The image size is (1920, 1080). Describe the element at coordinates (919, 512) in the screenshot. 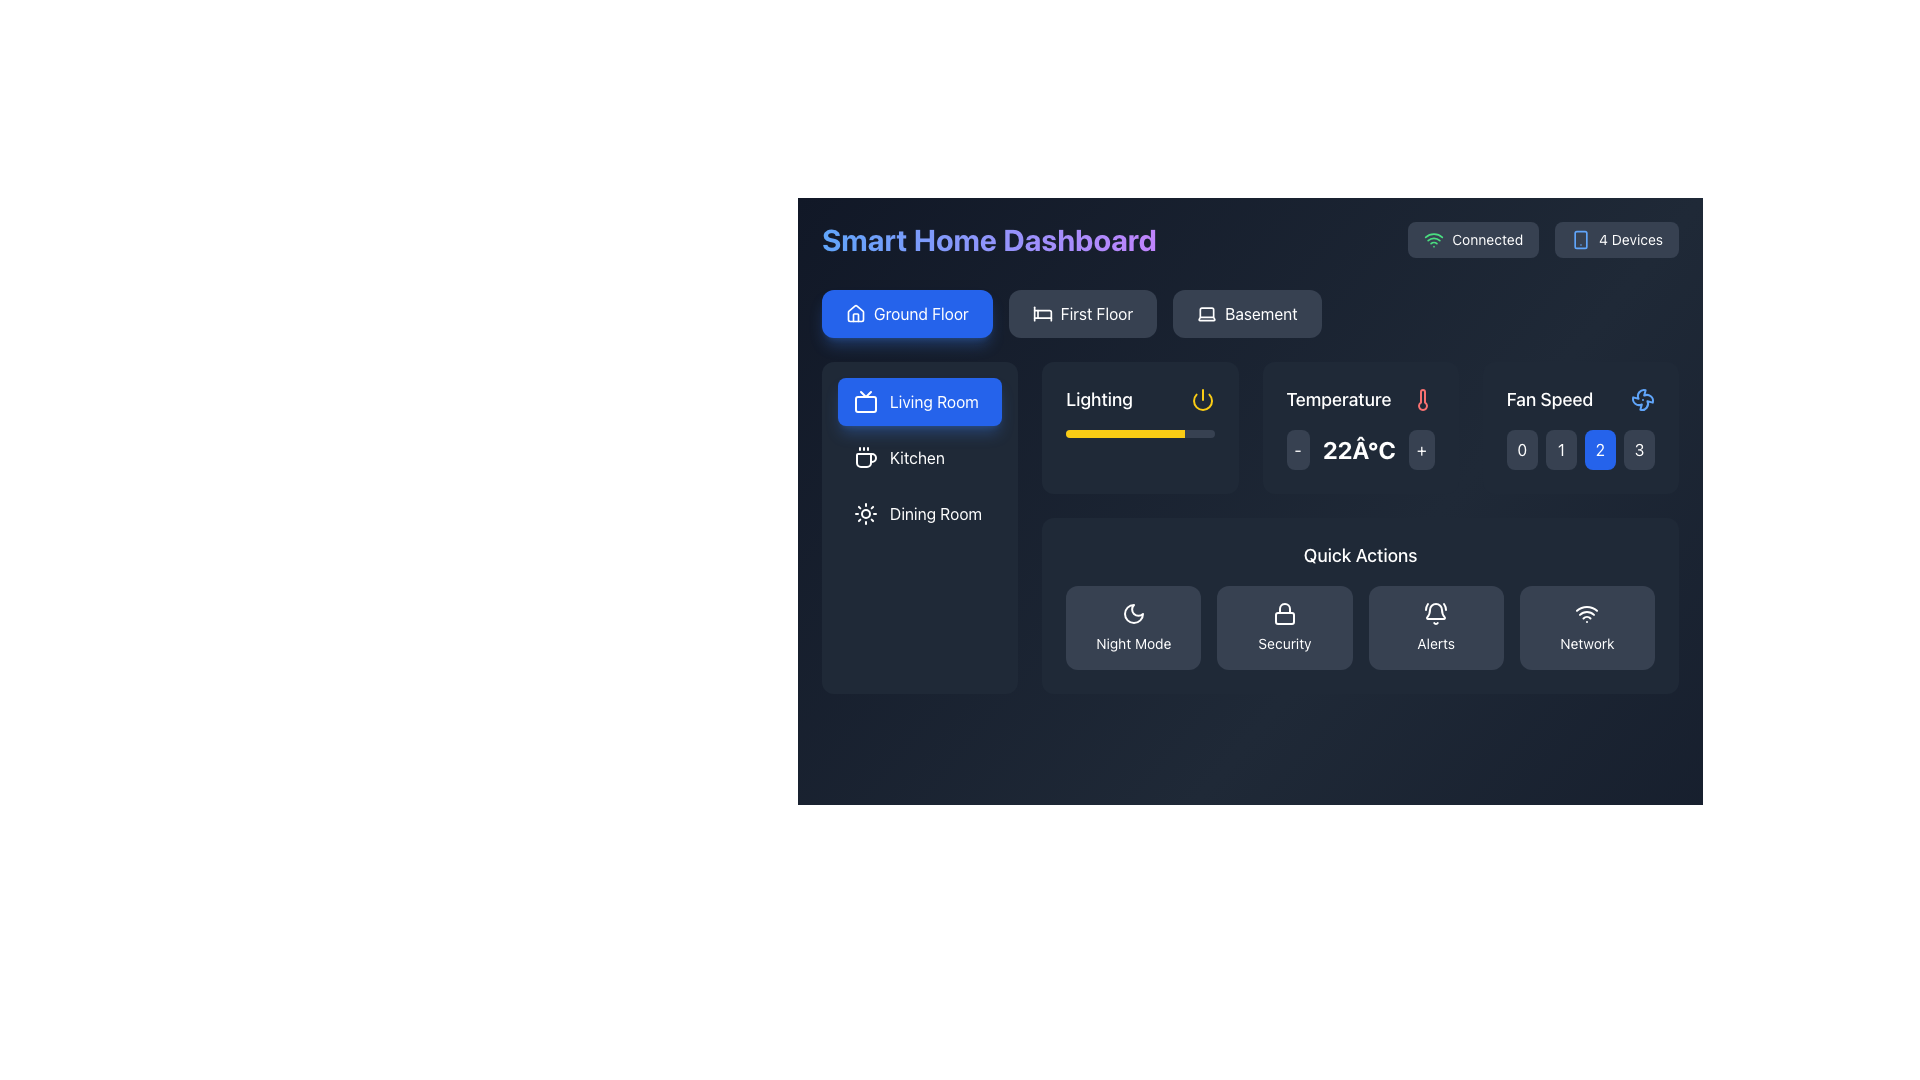

I see `the rectangular button labeled 'Dining Room' with a white sun icon, located below the 'Kitchen' button in the vertical list of buttons` at that location.